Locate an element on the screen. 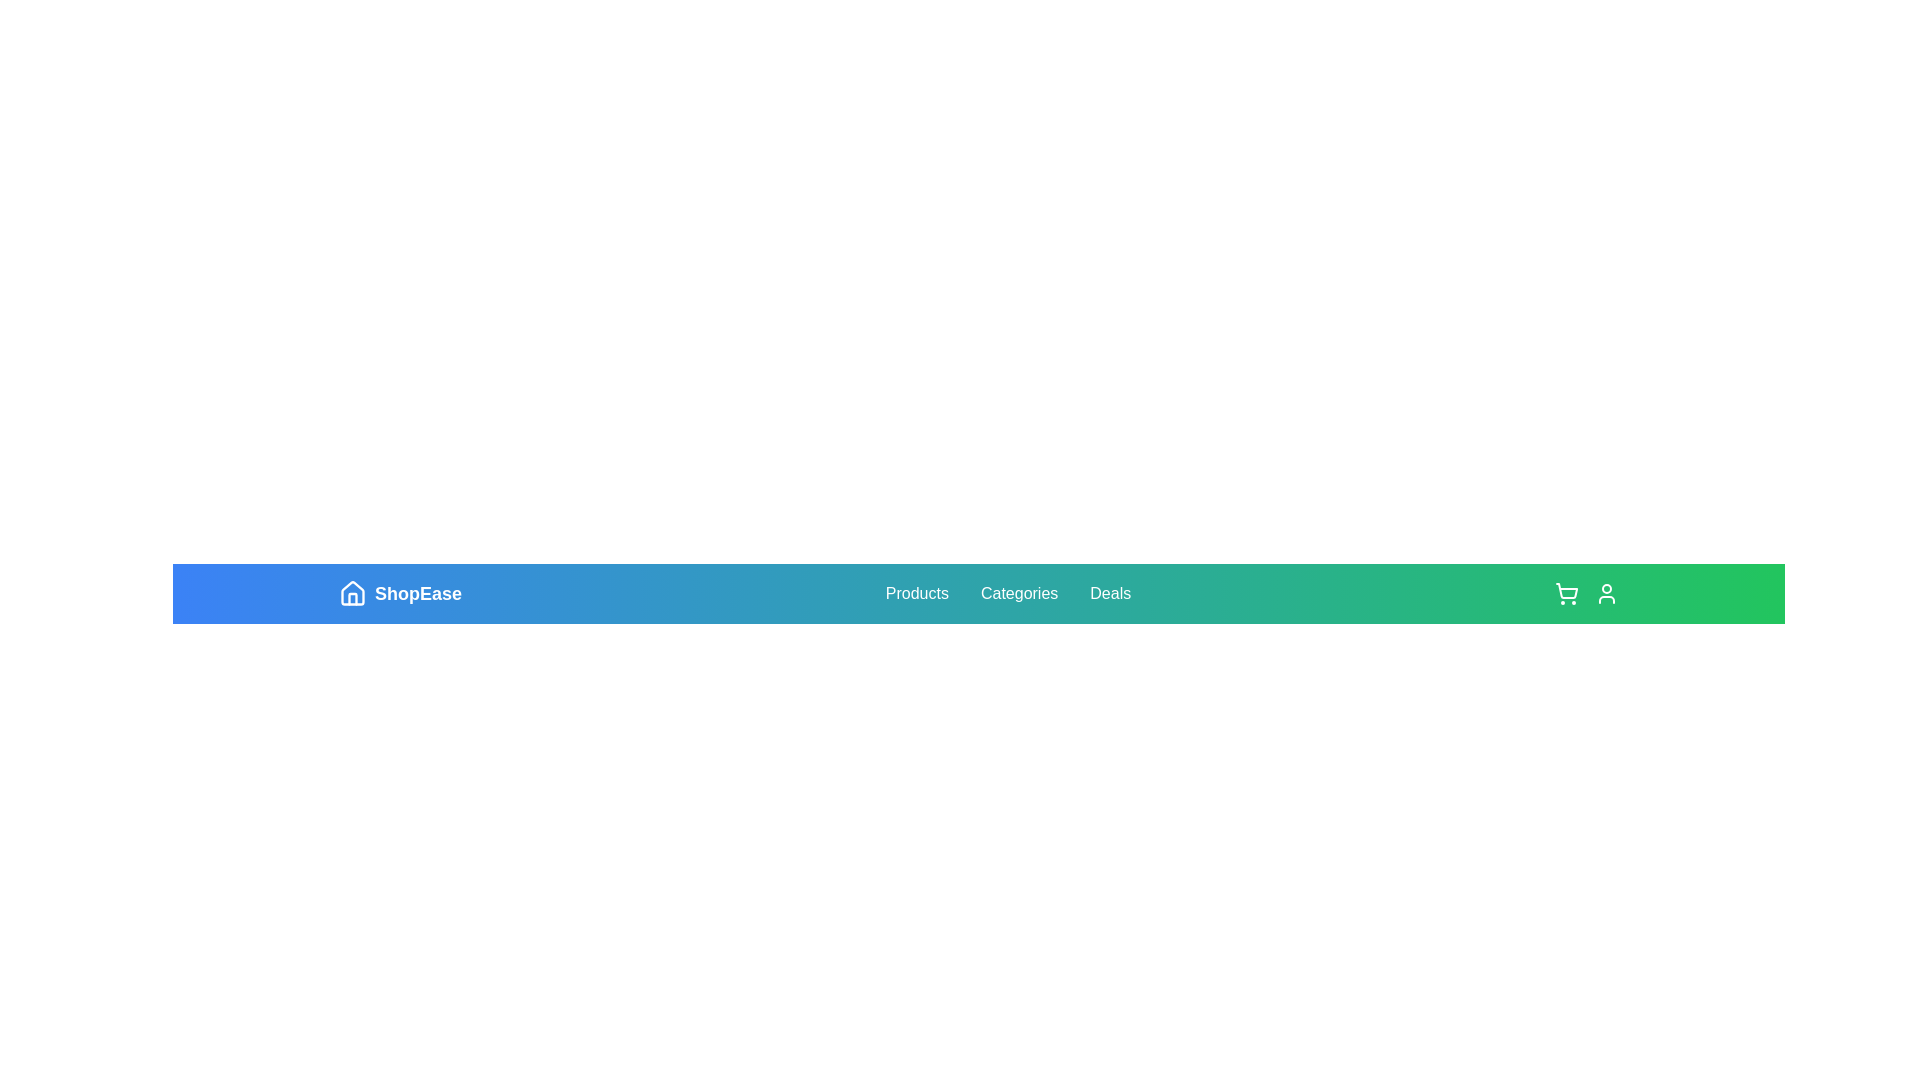  the 'ShopEase' logo, which is a small house-shaped icon followed by the text in bold, light-colored font located at the left side of the navigation bar is located at coordinates (400, 593).